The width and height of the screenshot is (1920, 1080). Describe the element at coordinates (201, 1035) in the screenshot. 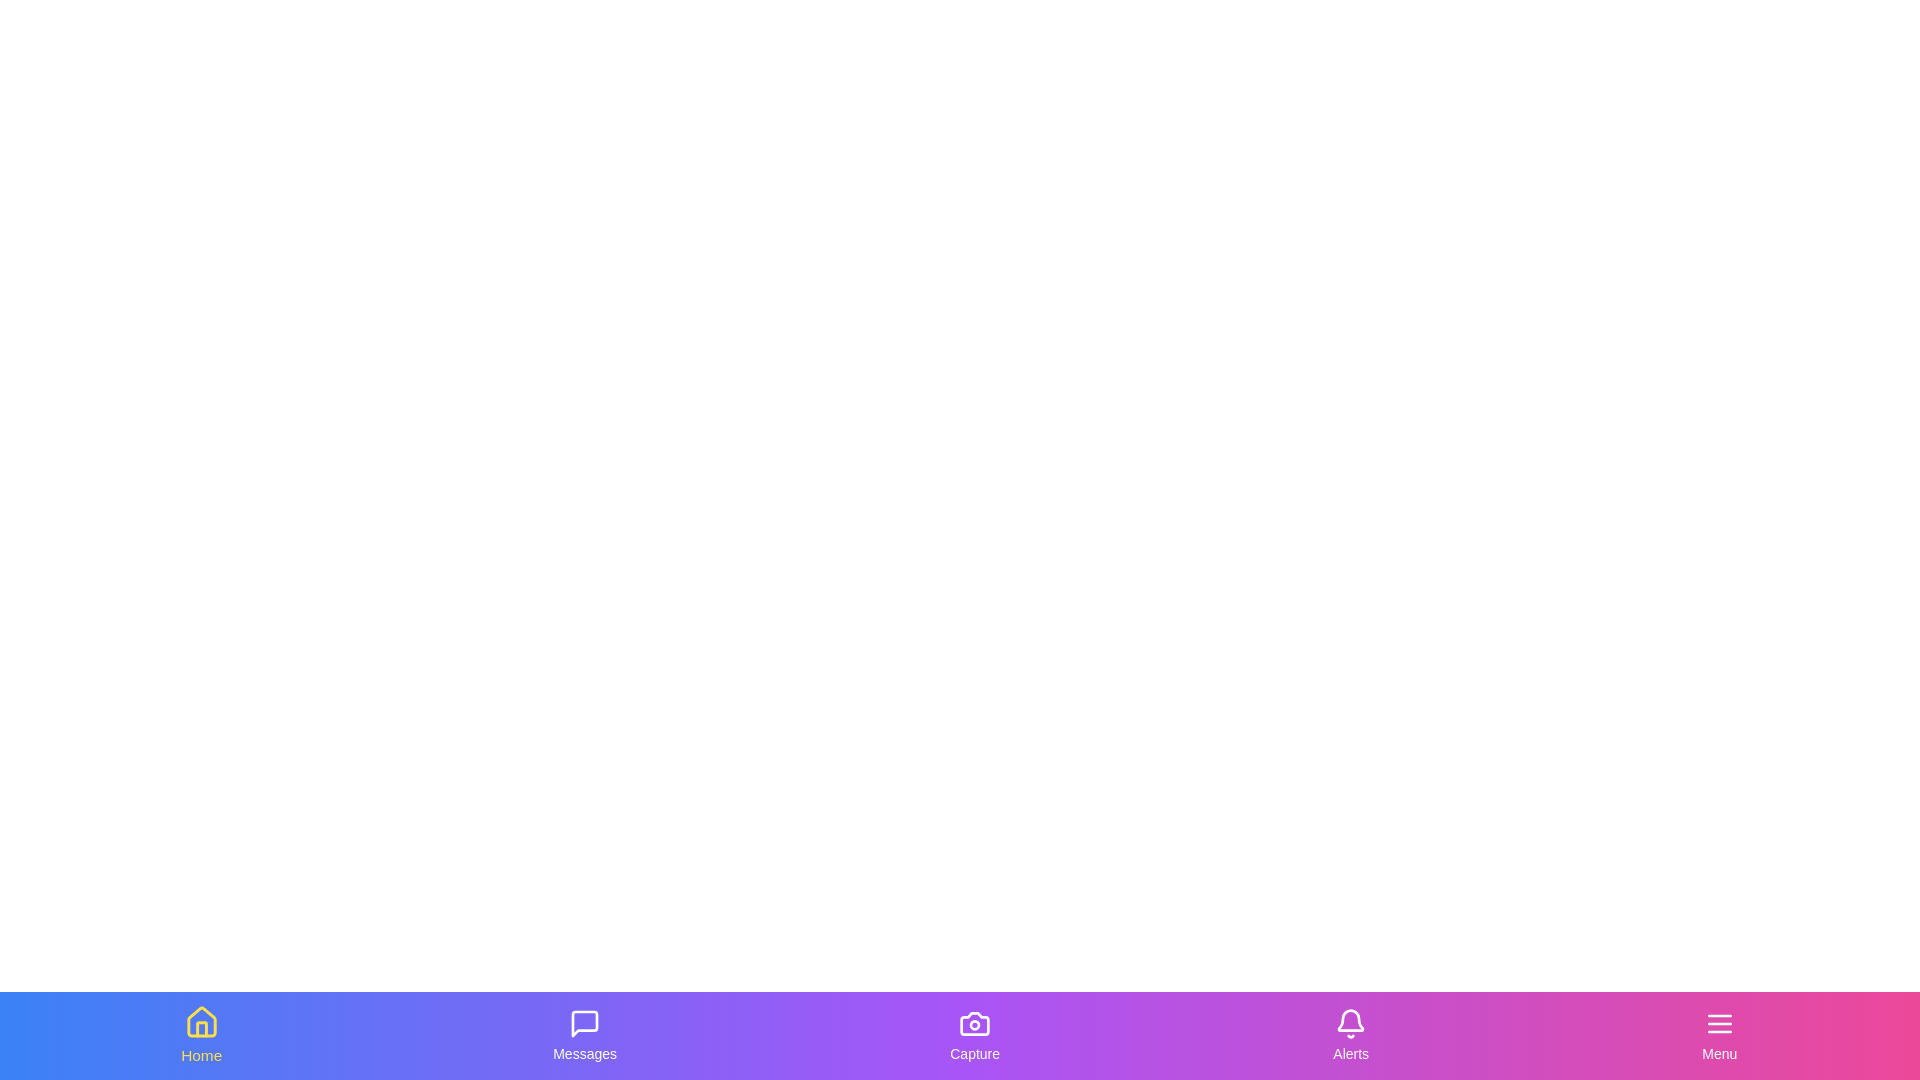

I see `the tab labeled Home to observe its visual feedback` at that location.